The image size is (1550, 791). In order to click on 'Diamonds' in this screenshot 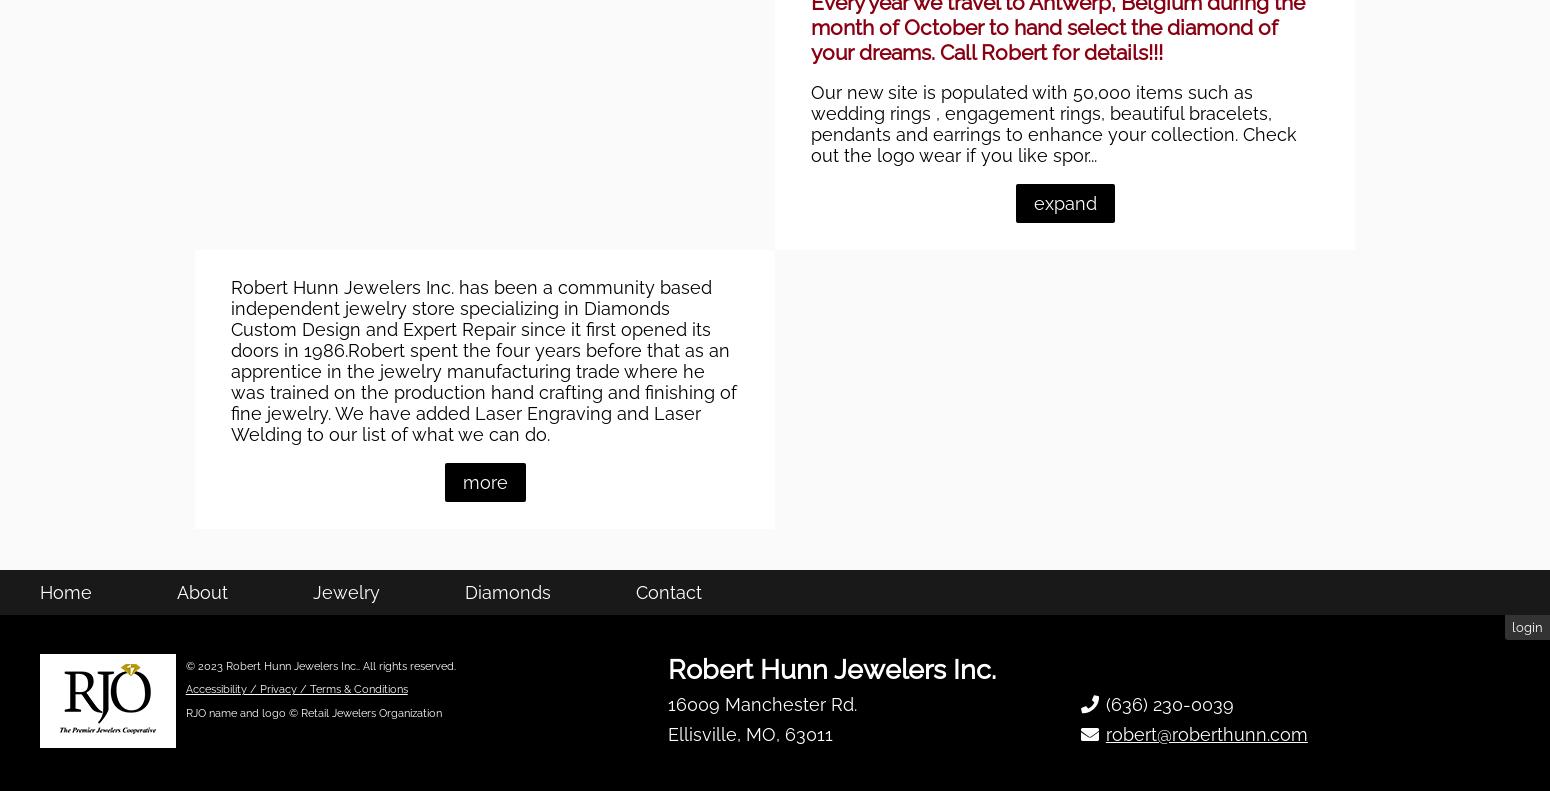, I will do `click(506, 695)`.